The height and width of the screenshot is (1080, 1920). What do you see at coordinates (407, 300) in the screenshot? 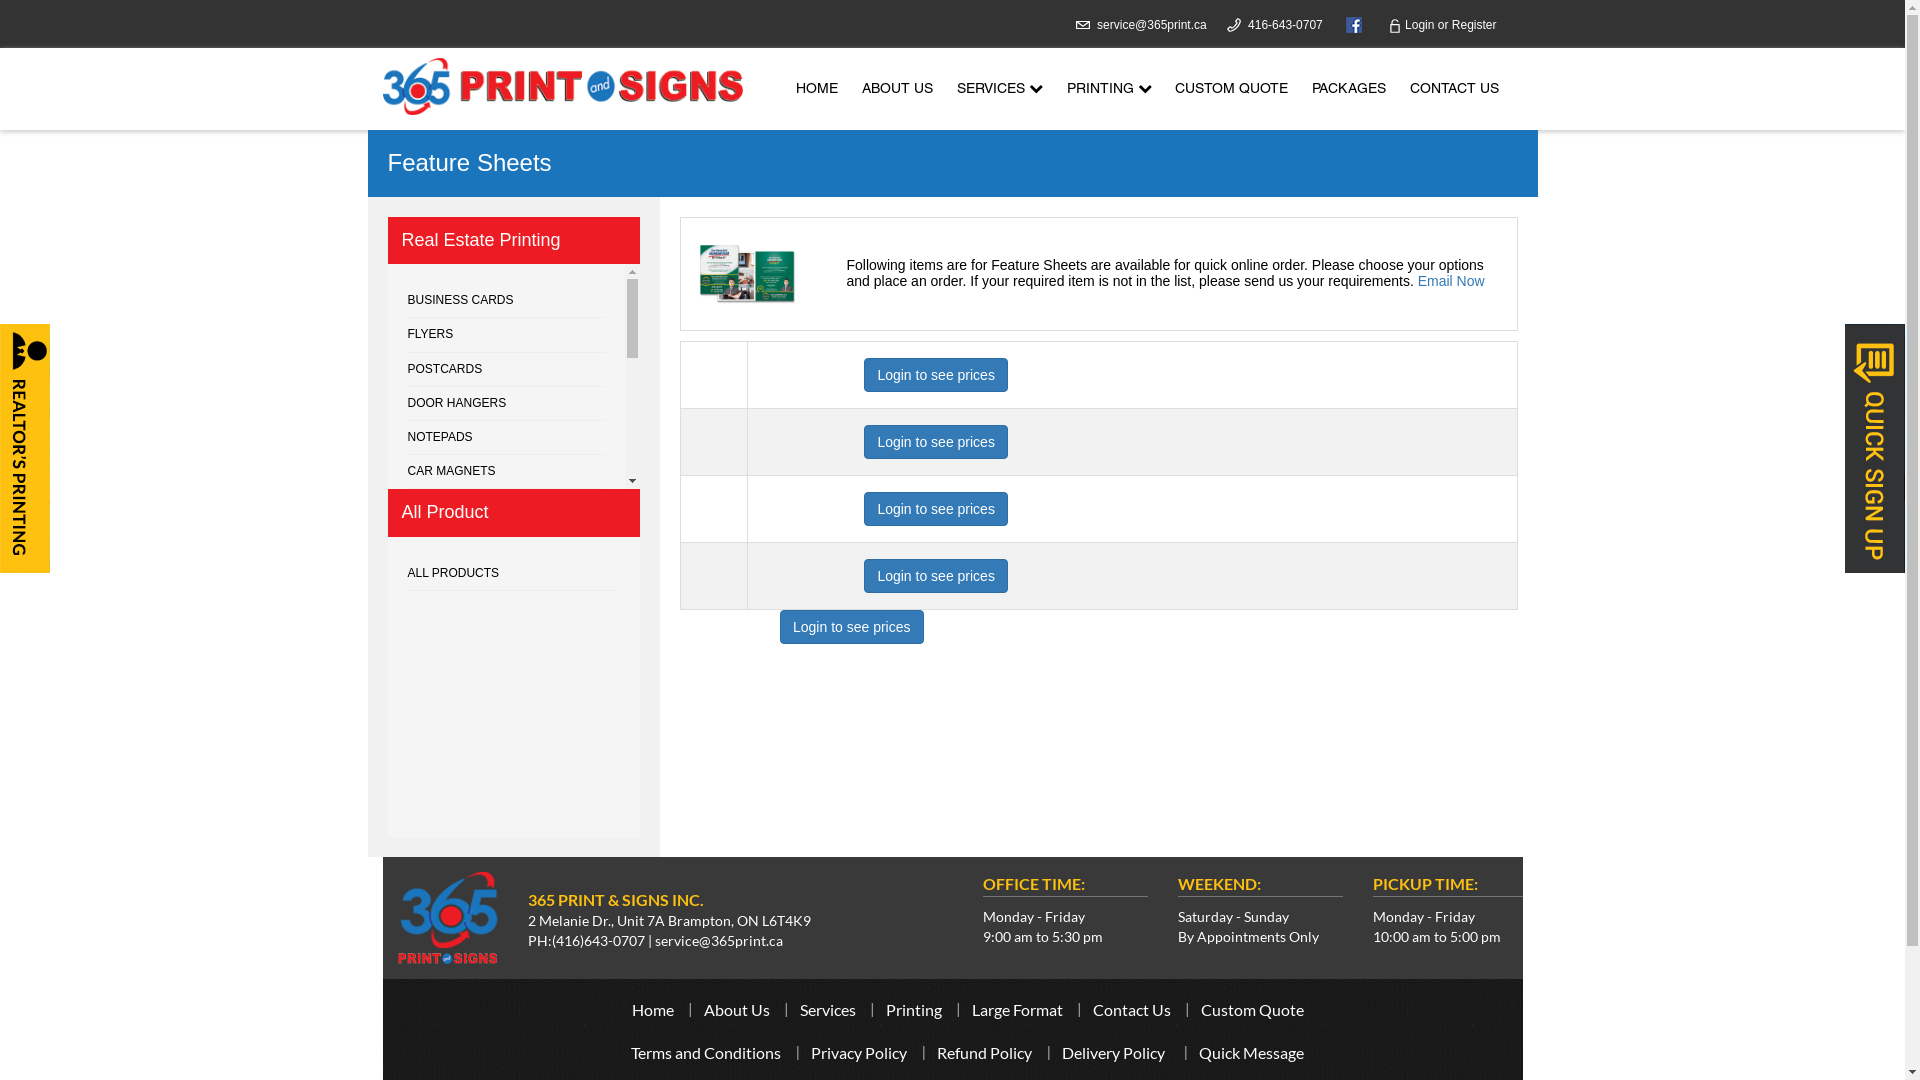
I see `'BUSINESS CARDS'` at bounding box center [407, 300].